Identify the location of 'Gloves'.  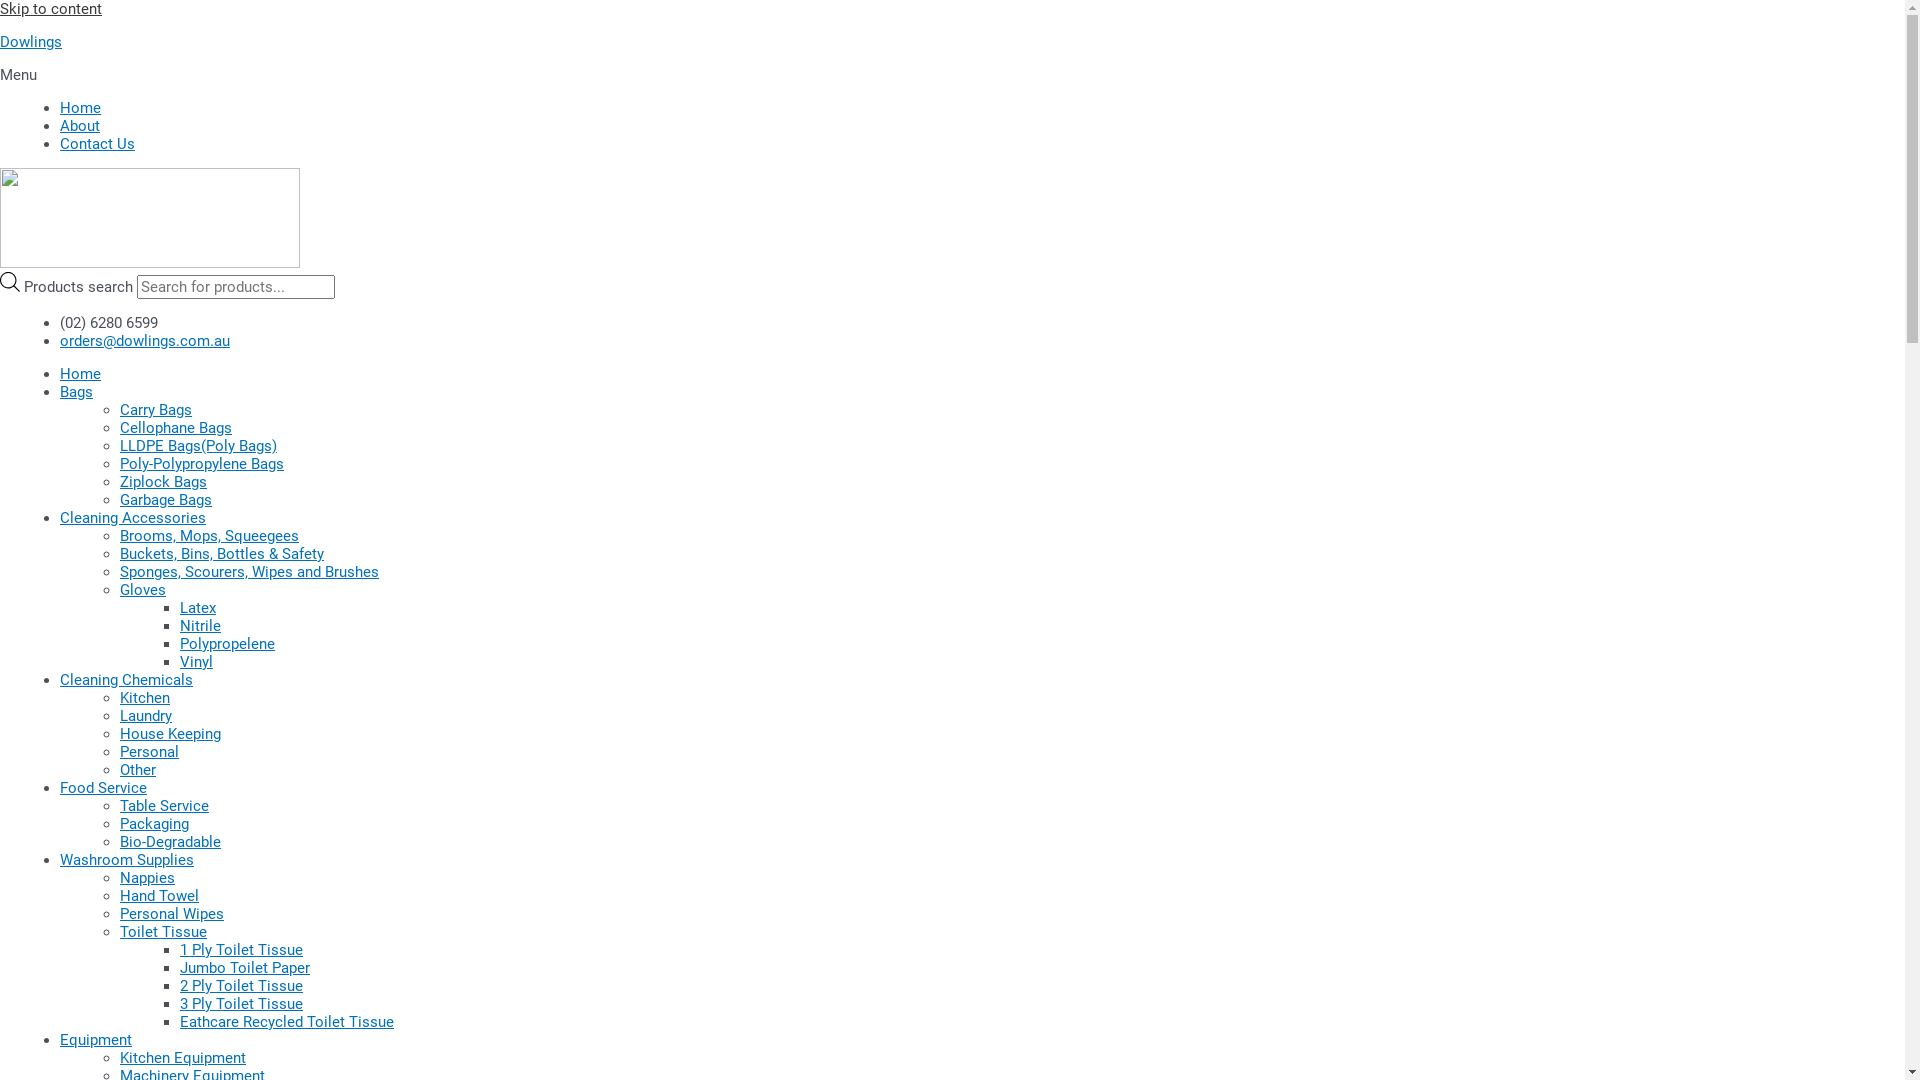
(142, 589).